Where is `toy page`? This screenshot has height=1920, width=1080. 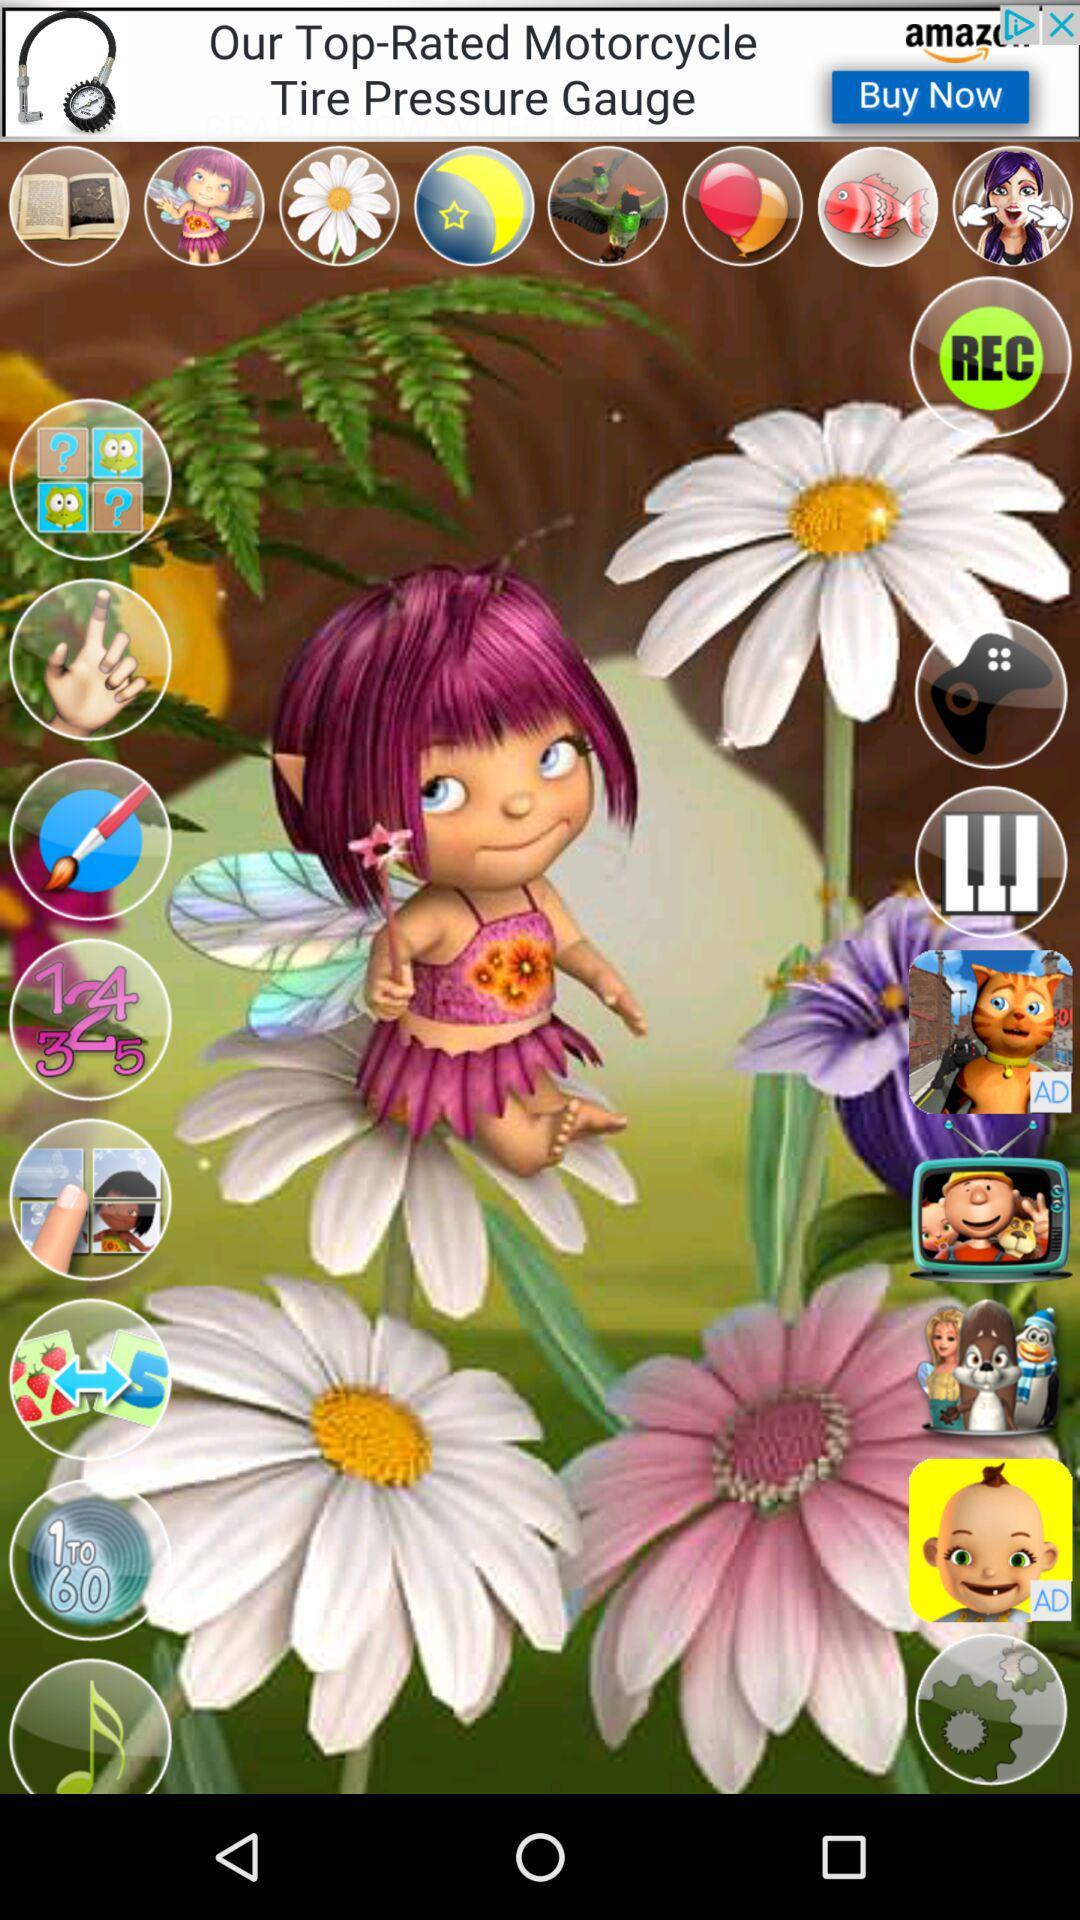 toy page is located at coordinates (990, 1032).